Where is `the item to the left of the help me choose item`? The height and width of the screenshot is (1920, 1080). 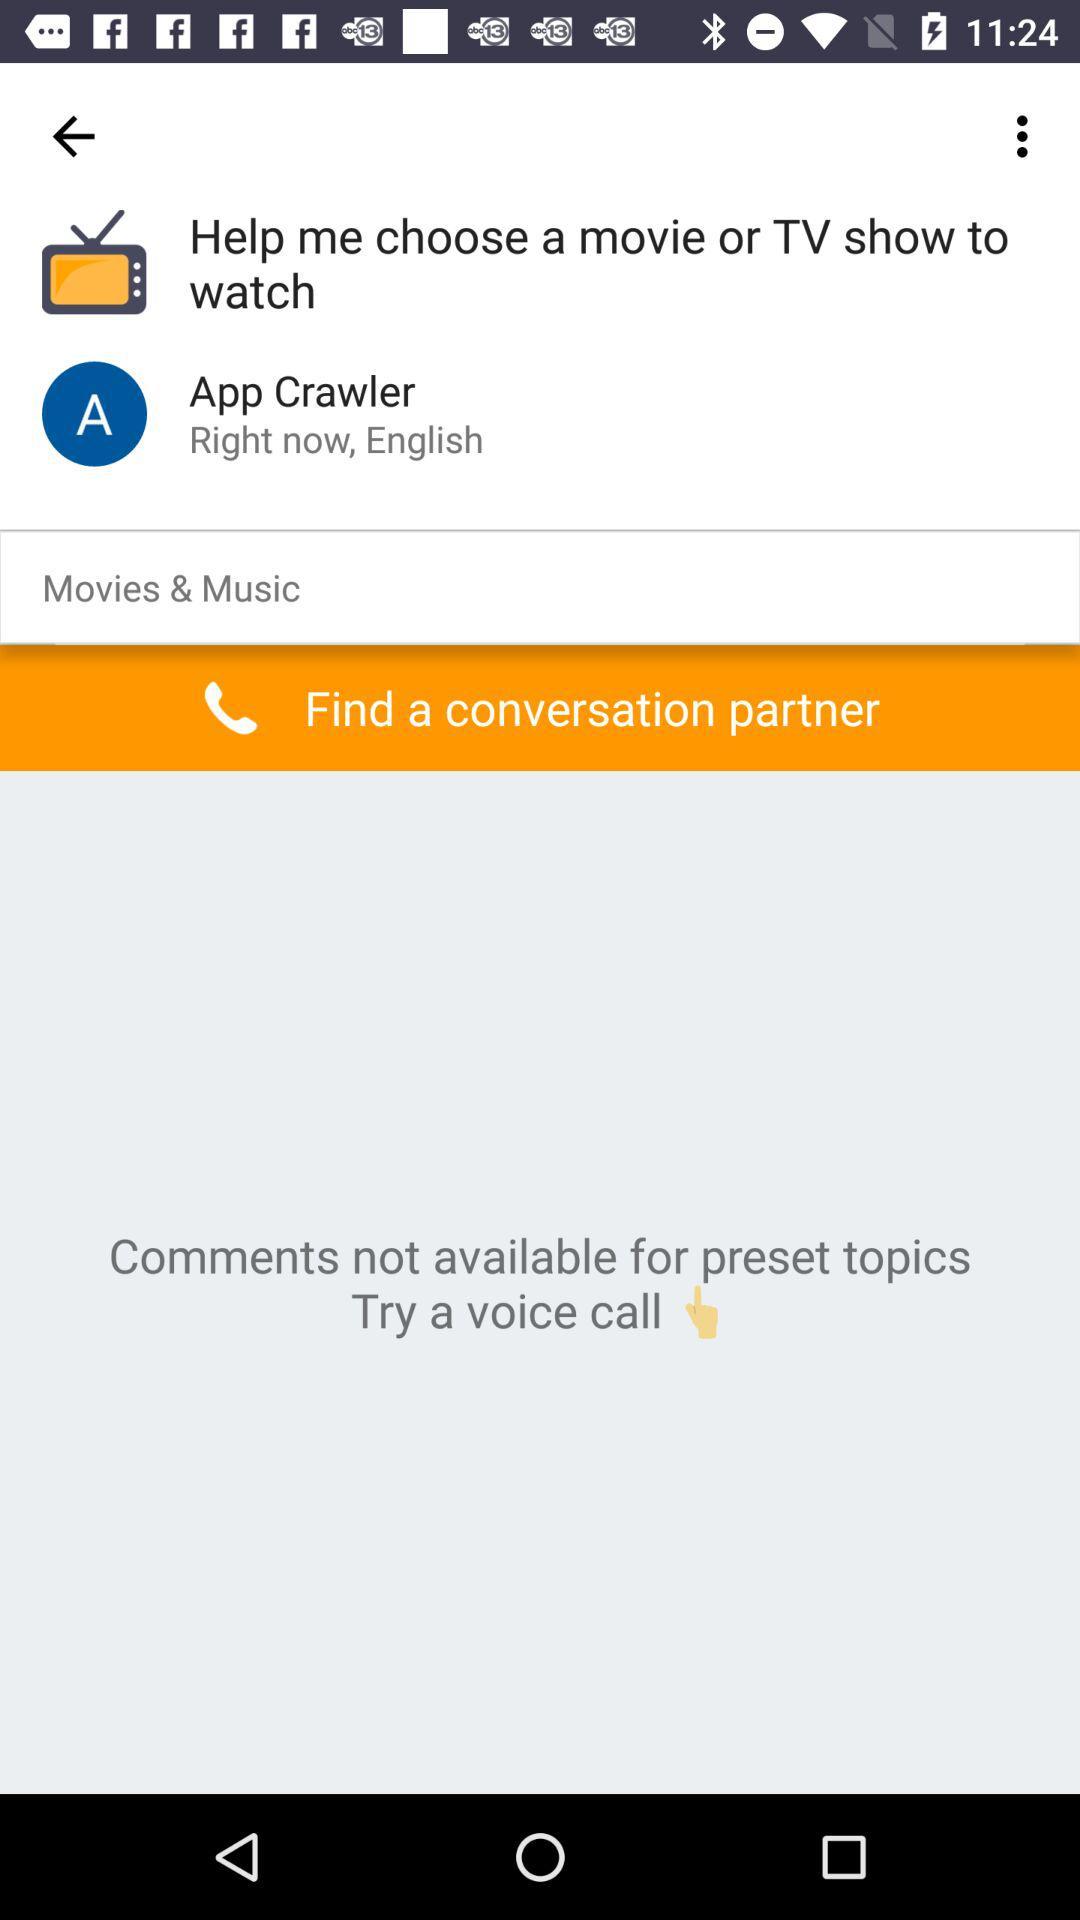 the item to the left of the help me choose item is located at coordinates (72, 135).